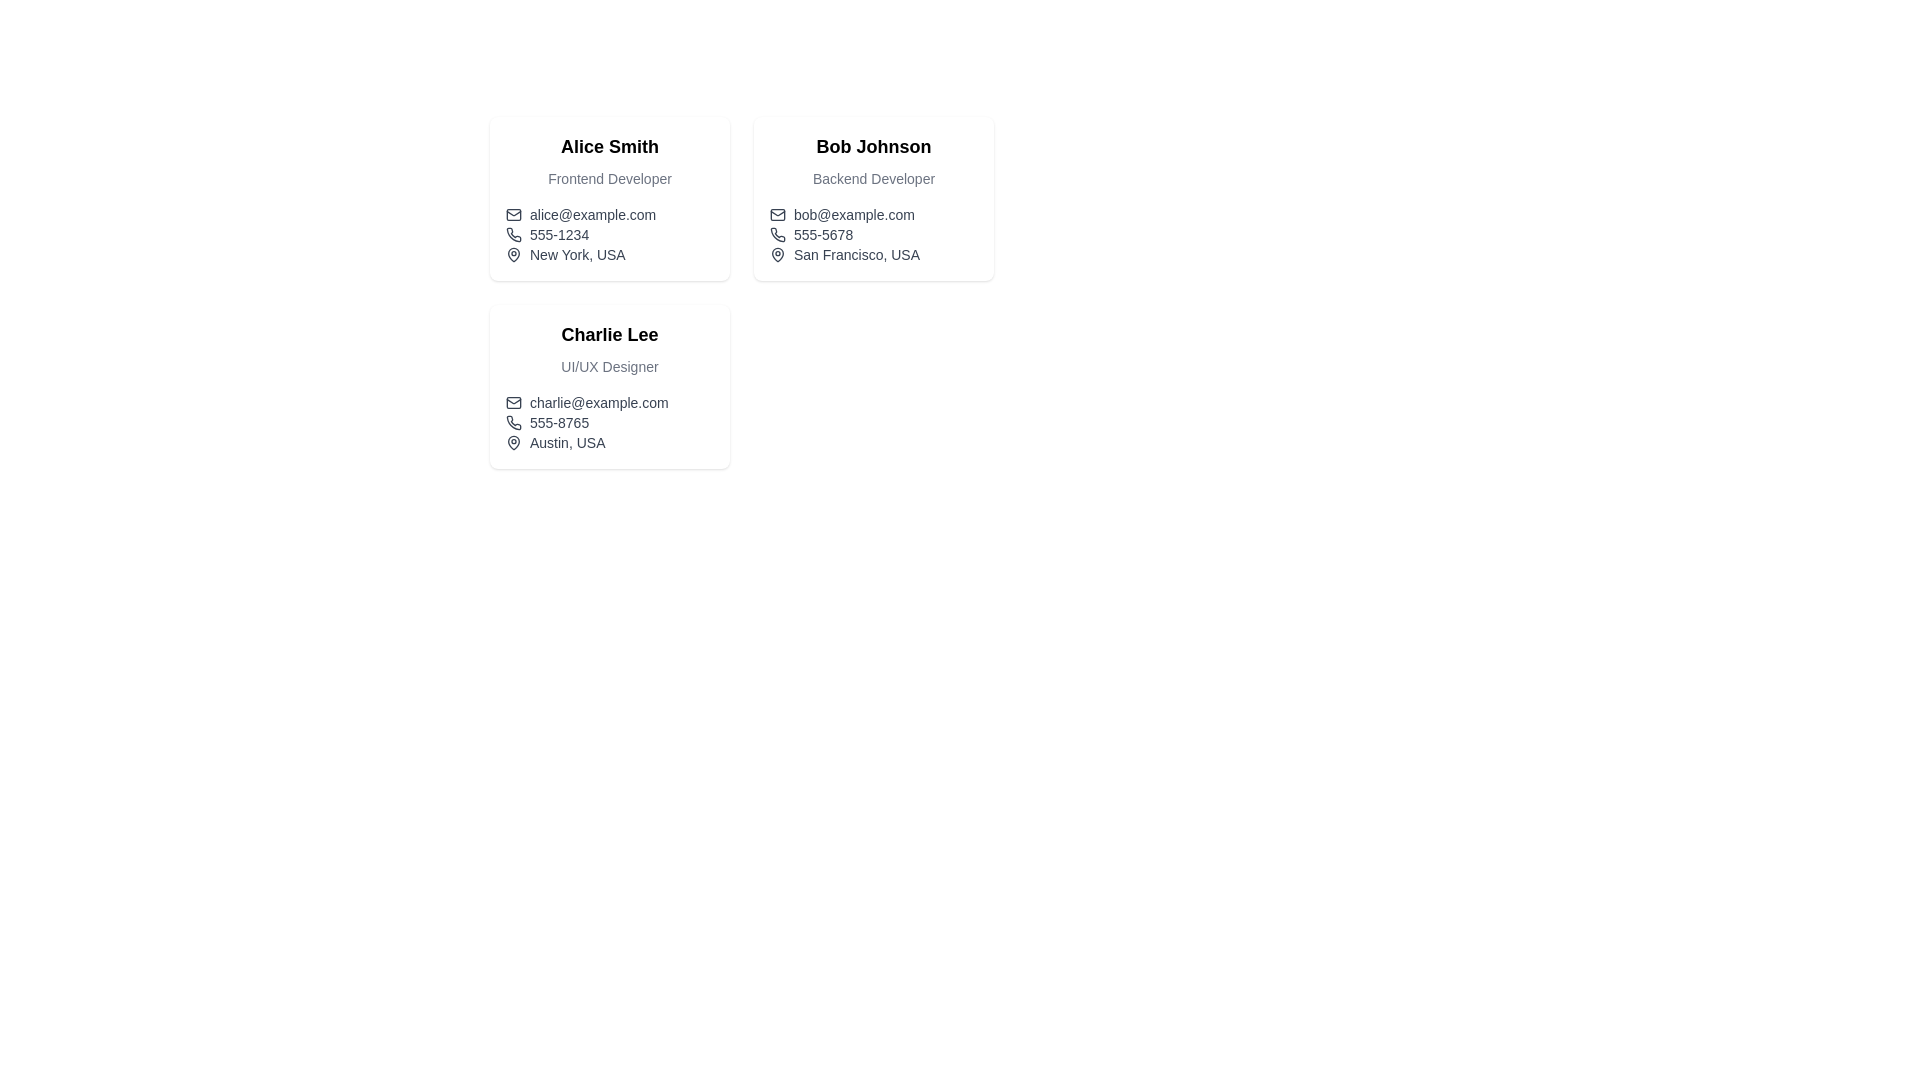 This screenshot has width=1920, height=1080. Describe the element at coordinates (776, 215) in the screenshot. I see `the email SVG icon representing Bob Johnson's contact information located in the upper-right section of the layout, to the left of 'bob@example.com'` at that location.